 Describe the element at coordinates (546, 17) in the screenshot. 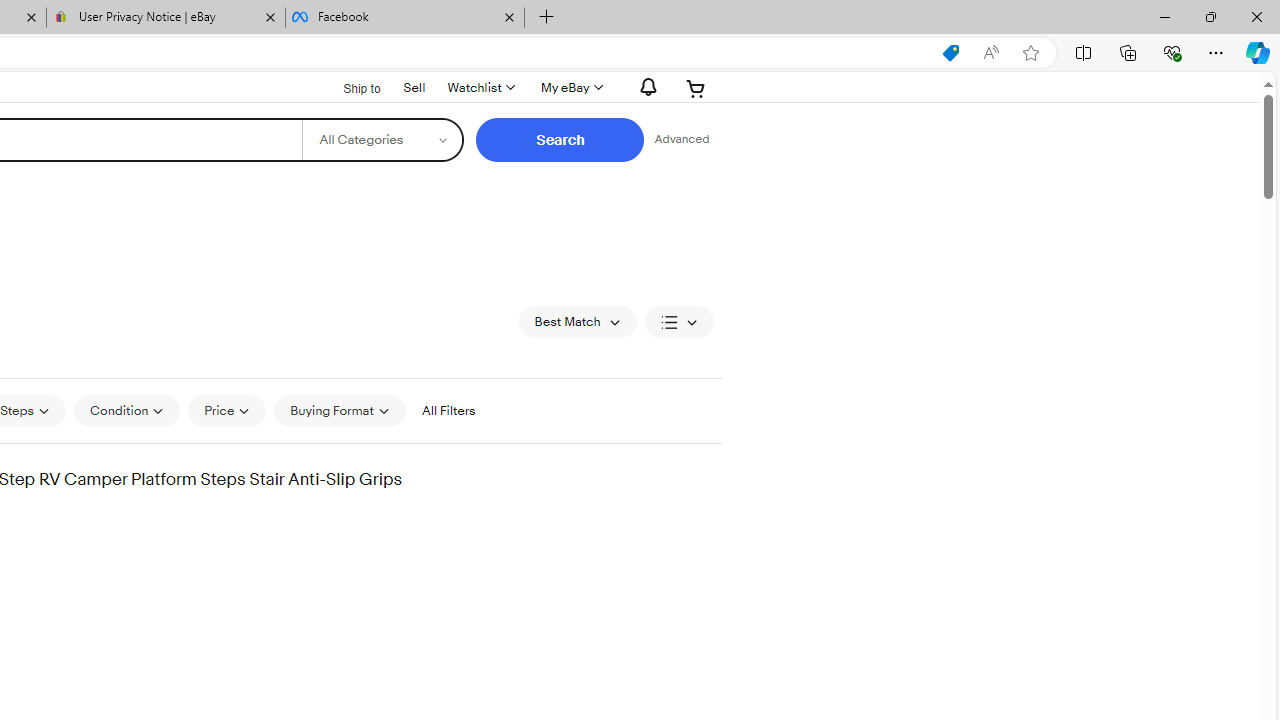

I see `'New Tab'` at that location.